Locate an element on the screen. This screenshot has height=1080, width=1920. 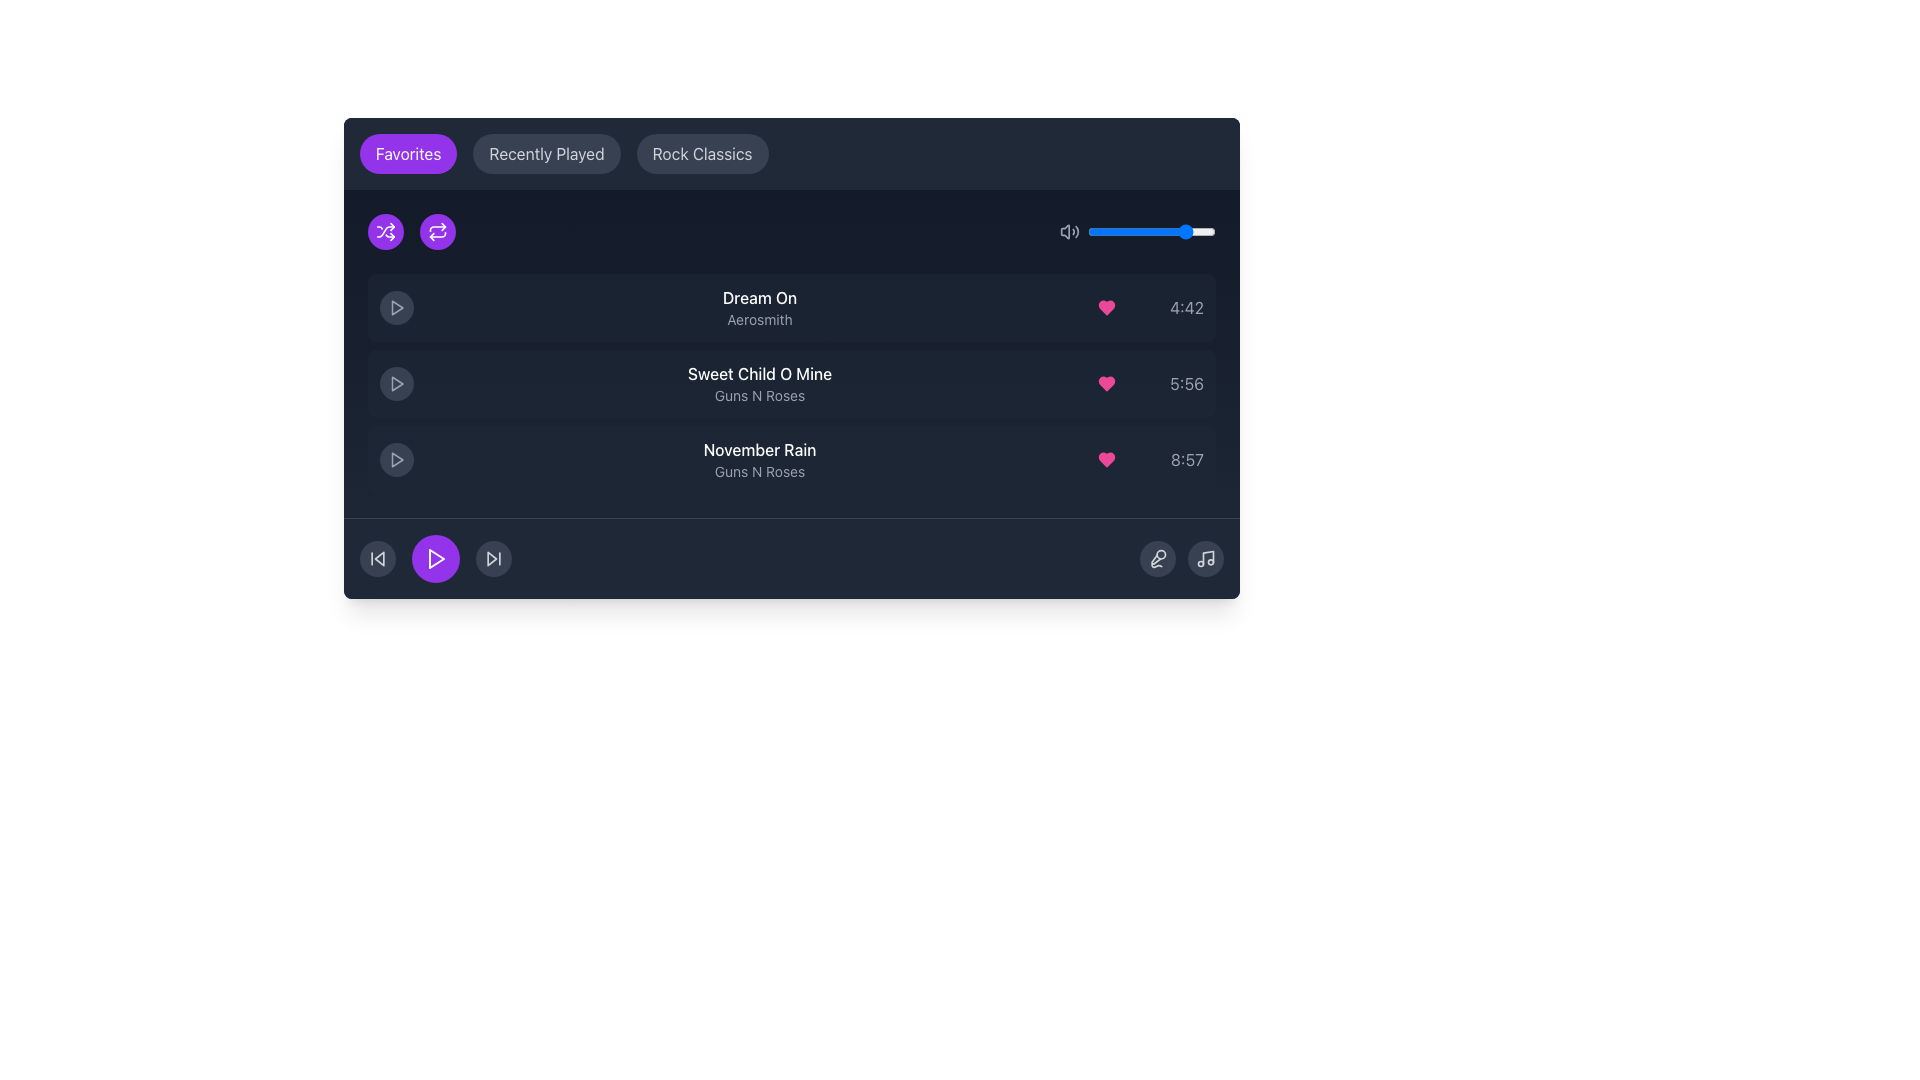
the favorite toggle button for the song 'Dream On' by Aerosmith is located at coordinates (1106, 308).